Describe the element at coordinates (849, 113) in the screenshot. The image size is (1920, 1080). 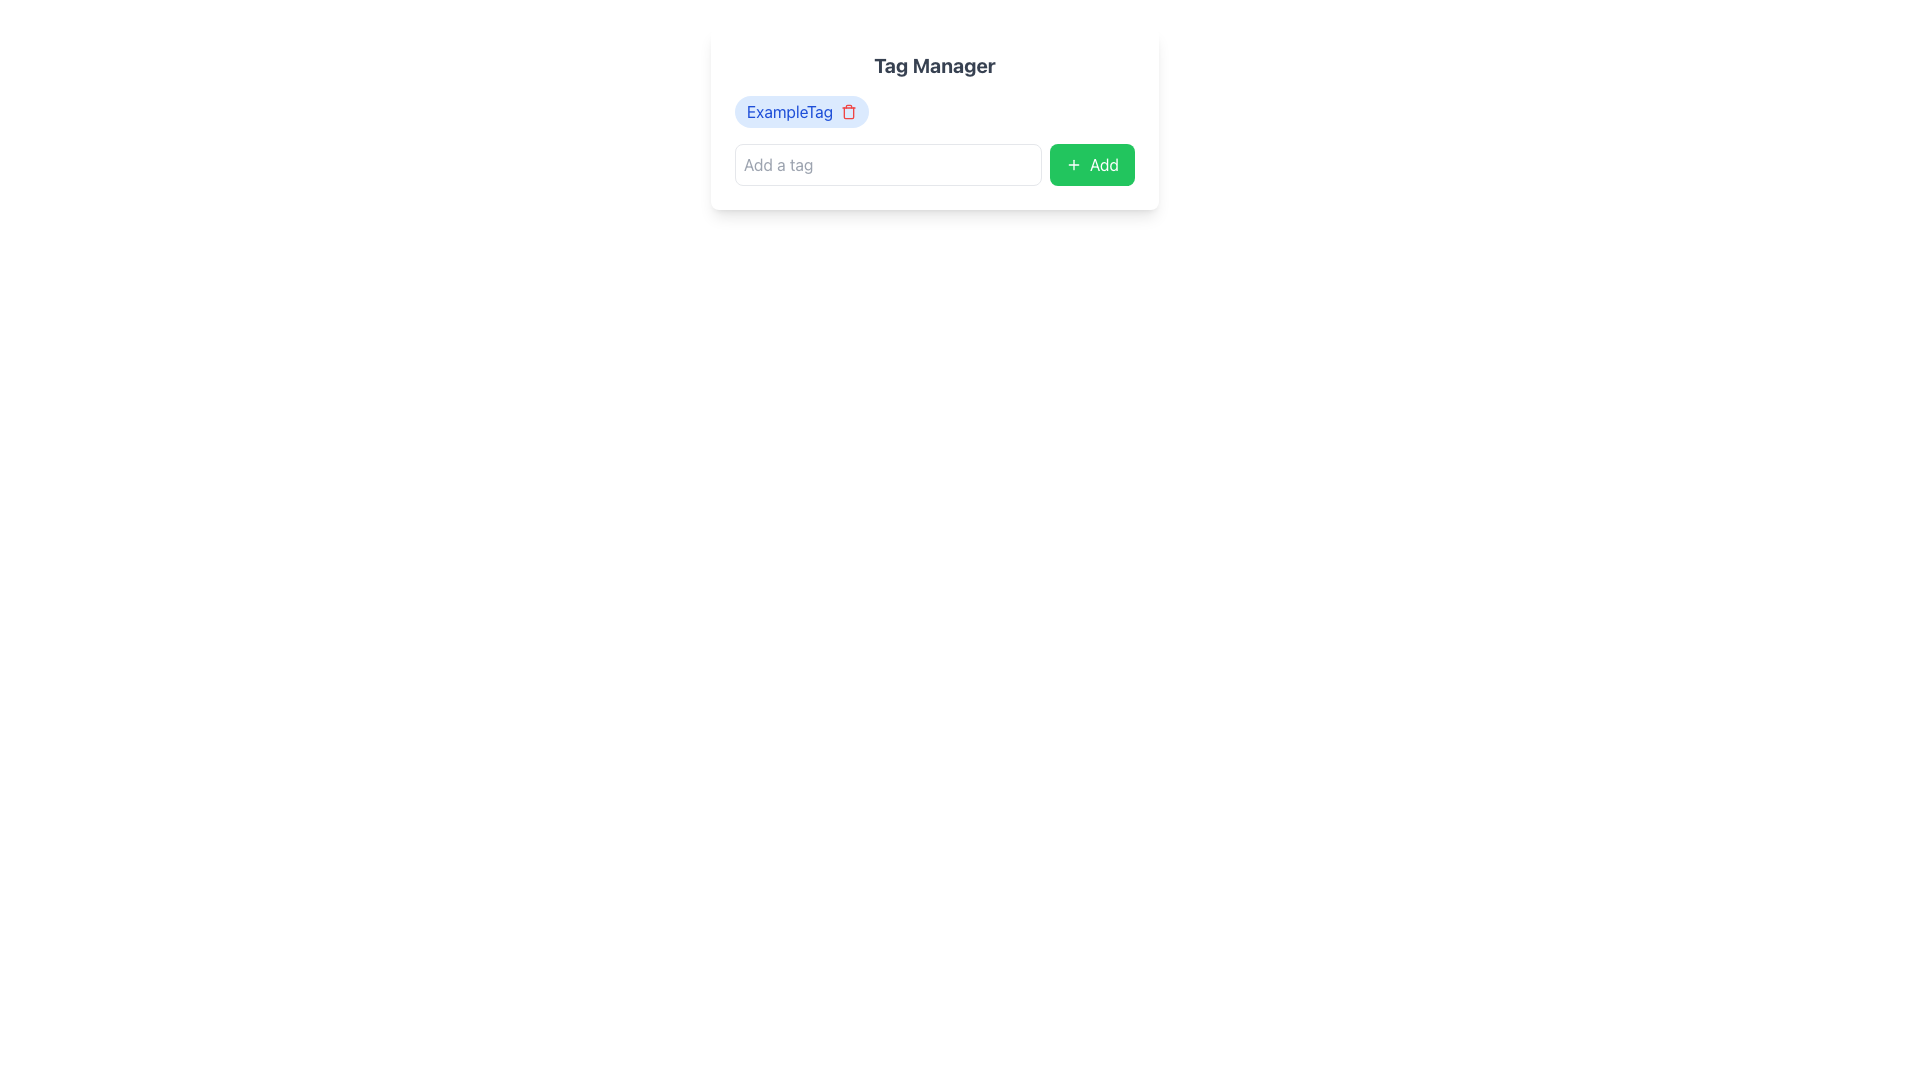
I see `the second component of the trash icon in the SVG illustration, located near the center top of the interface, to trigger its delete functionality` at that location.